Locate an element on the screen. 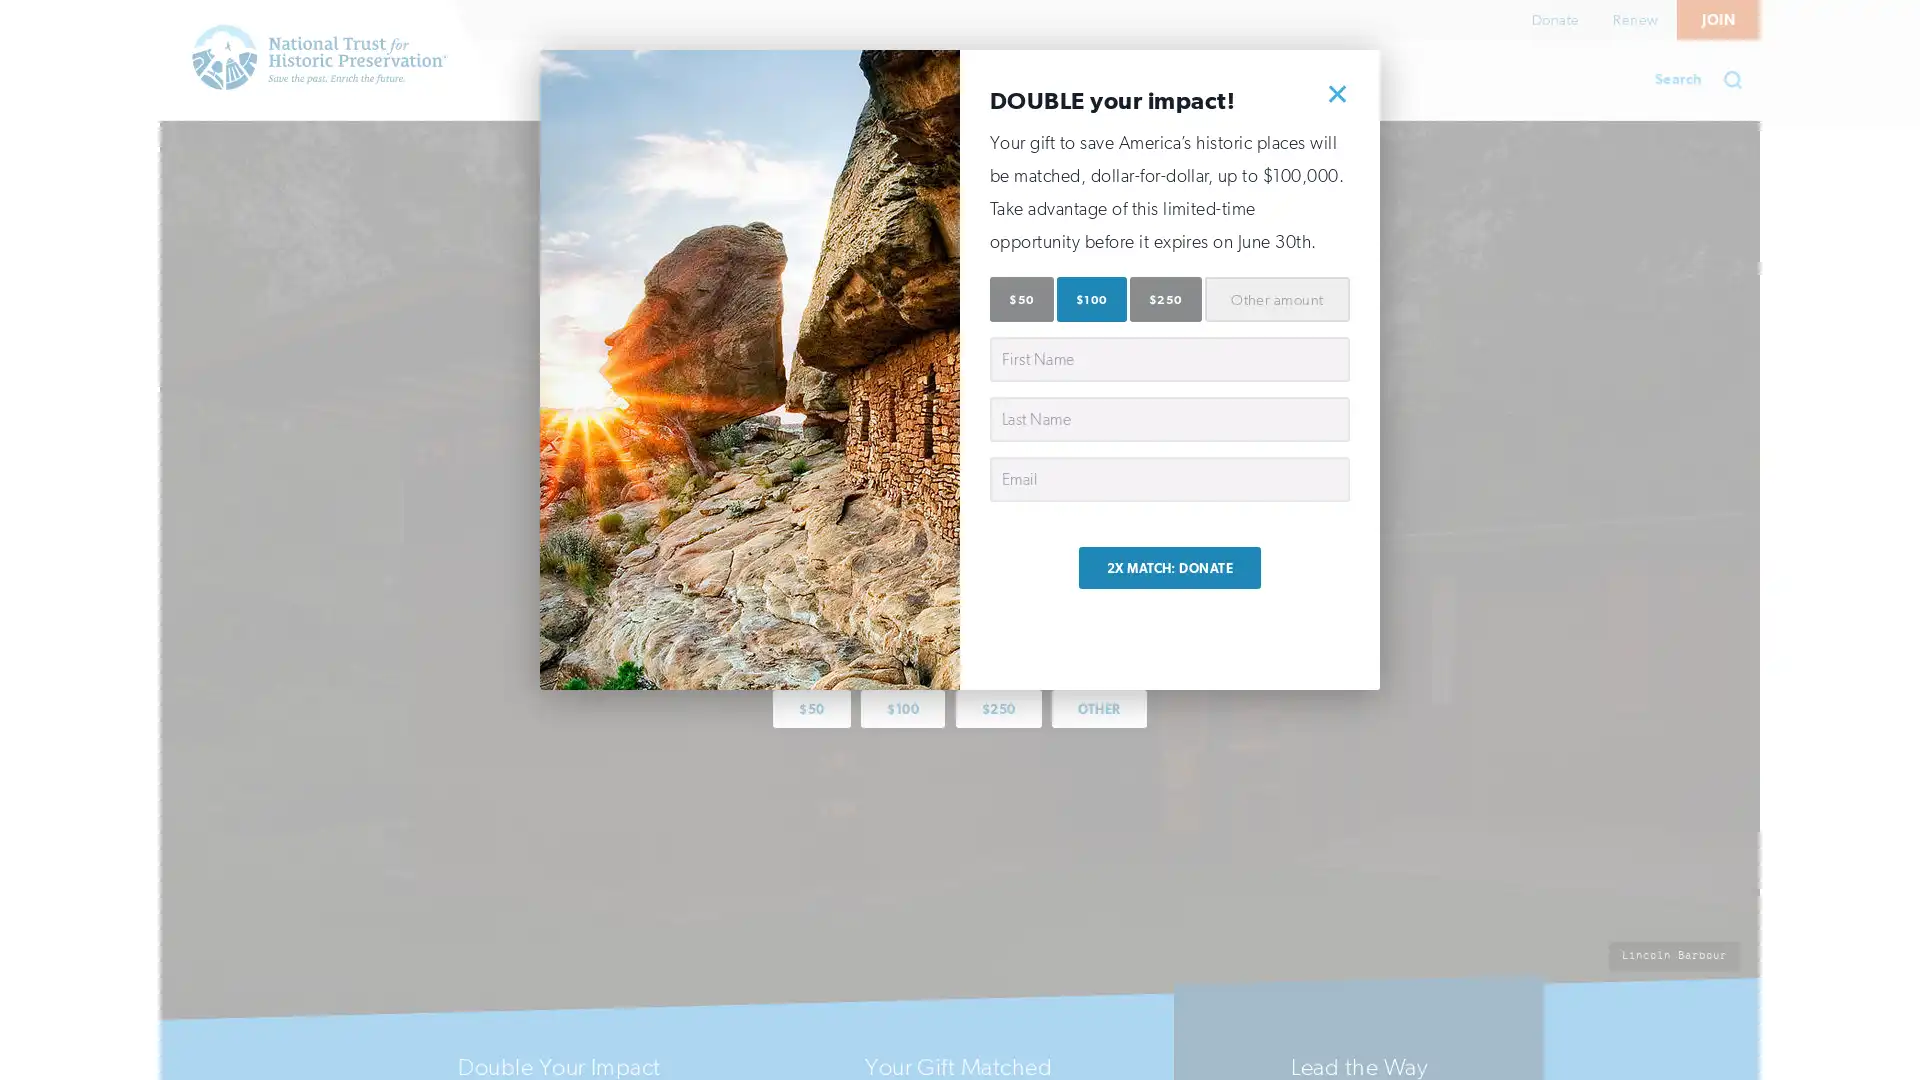  Open Explore Places section of the nav is located at coordinates (795, 79).